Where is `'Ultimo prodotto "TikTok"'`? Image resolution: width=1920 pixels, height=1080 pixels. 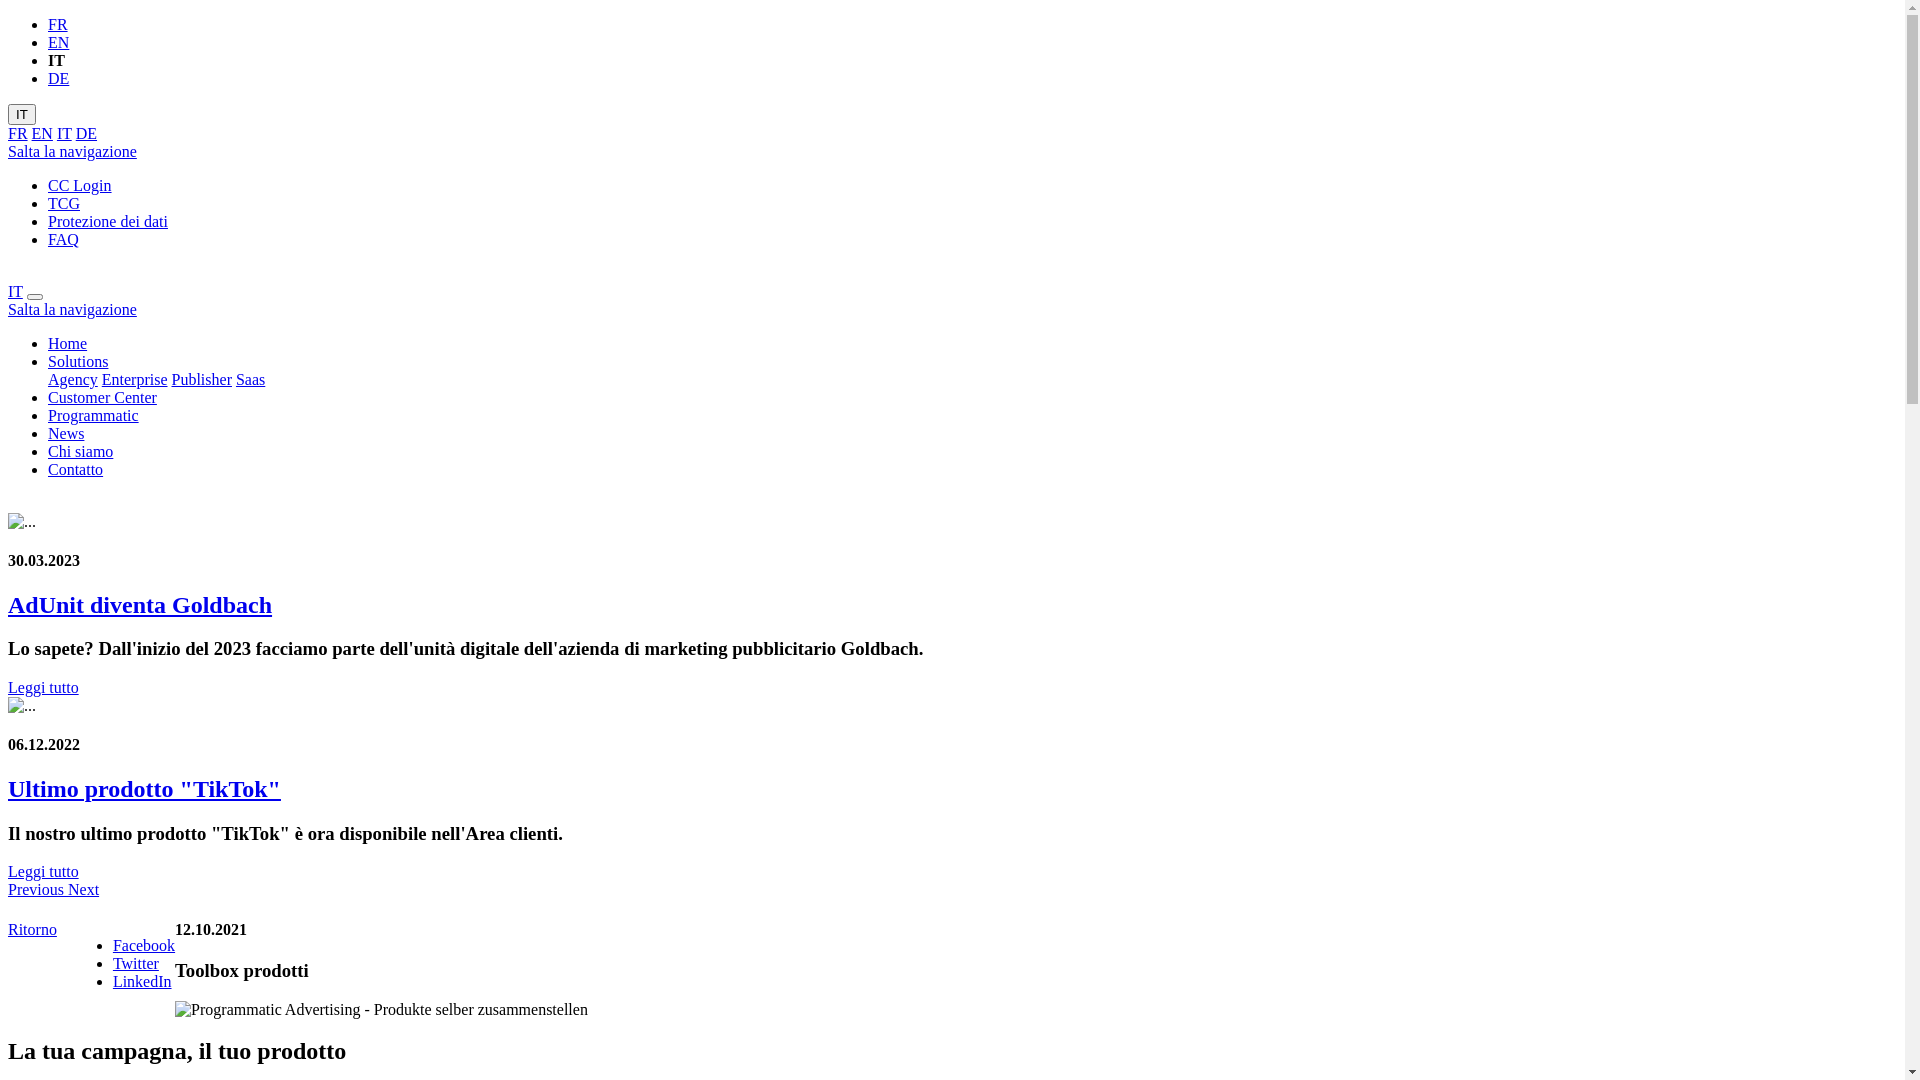
'Ultimo prodotto "TikTok"' is located at coordinates (143, 788).